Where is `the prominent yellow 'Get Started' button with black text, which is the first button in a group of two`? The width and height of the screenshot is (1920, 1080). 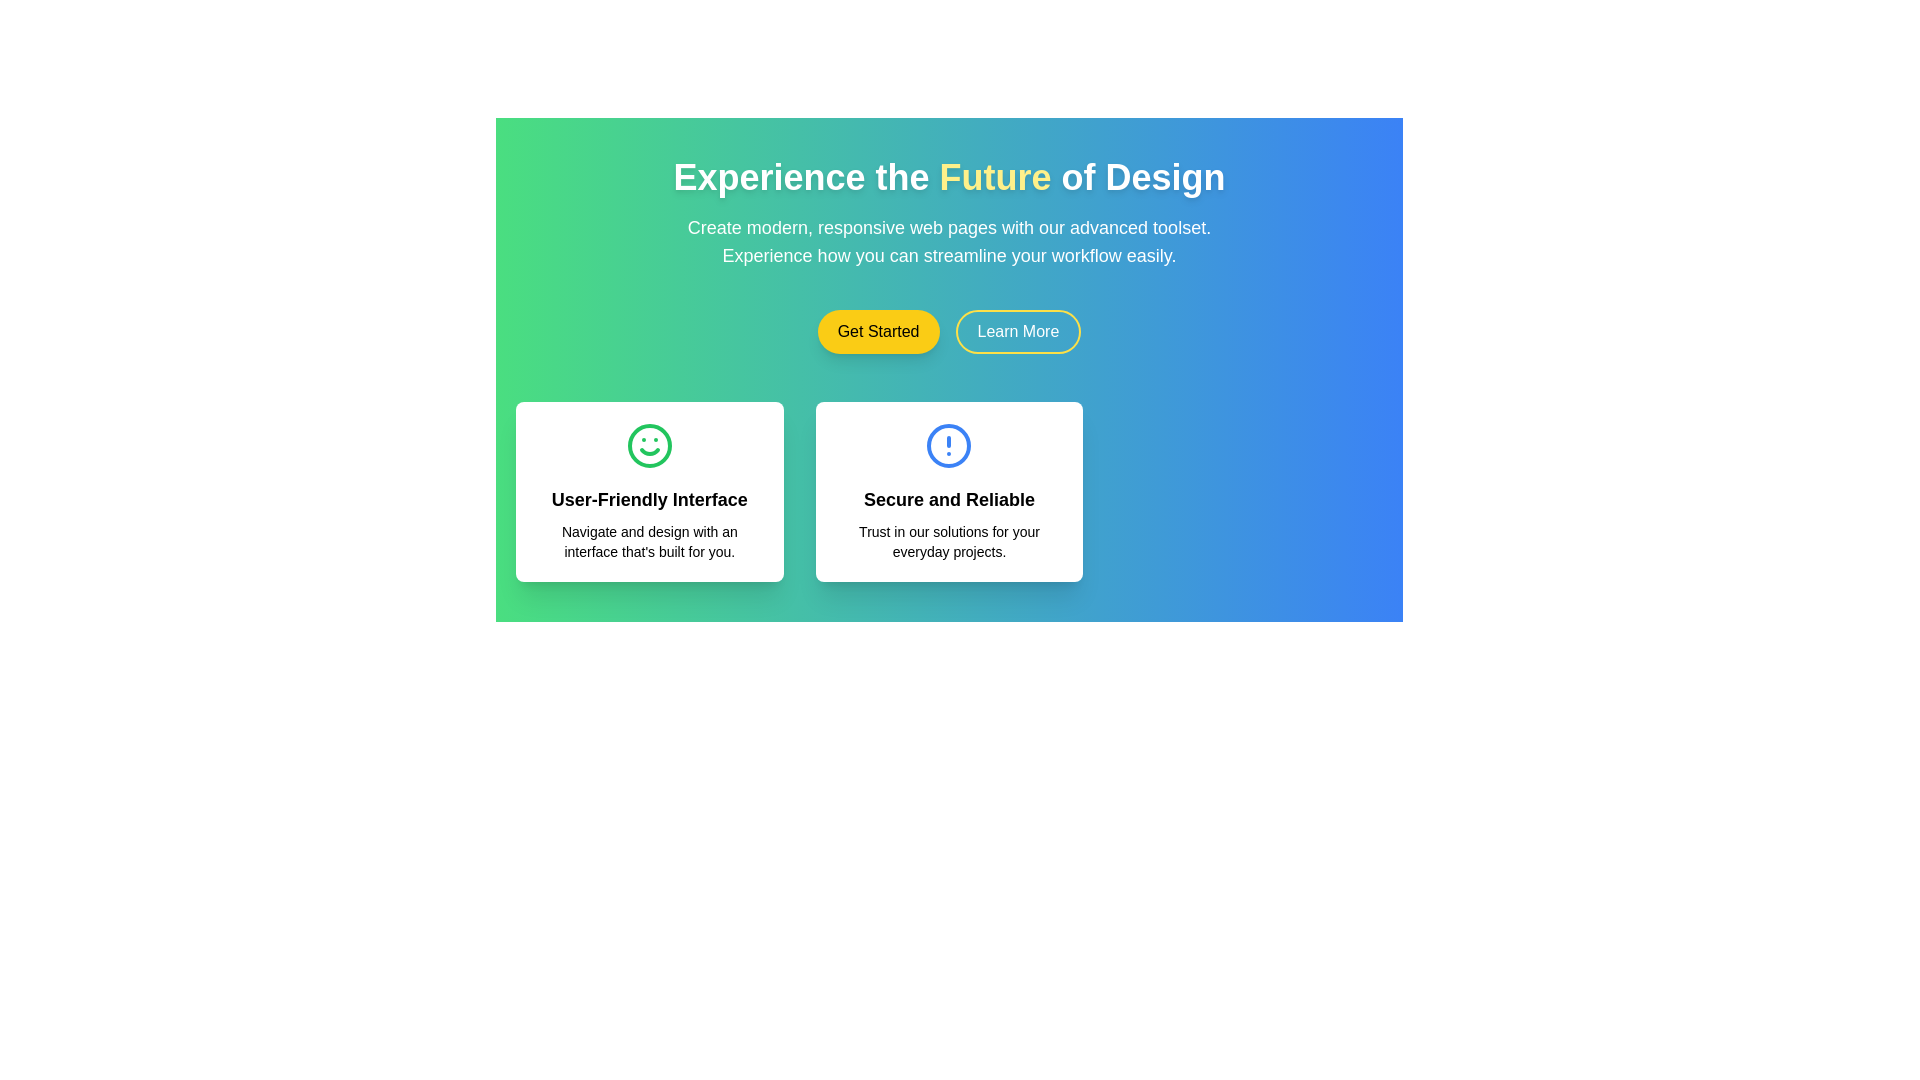
the prominent yellow 'Get Started' button with black text, which is the first button in a group of two is located at coordinates (878, 330).